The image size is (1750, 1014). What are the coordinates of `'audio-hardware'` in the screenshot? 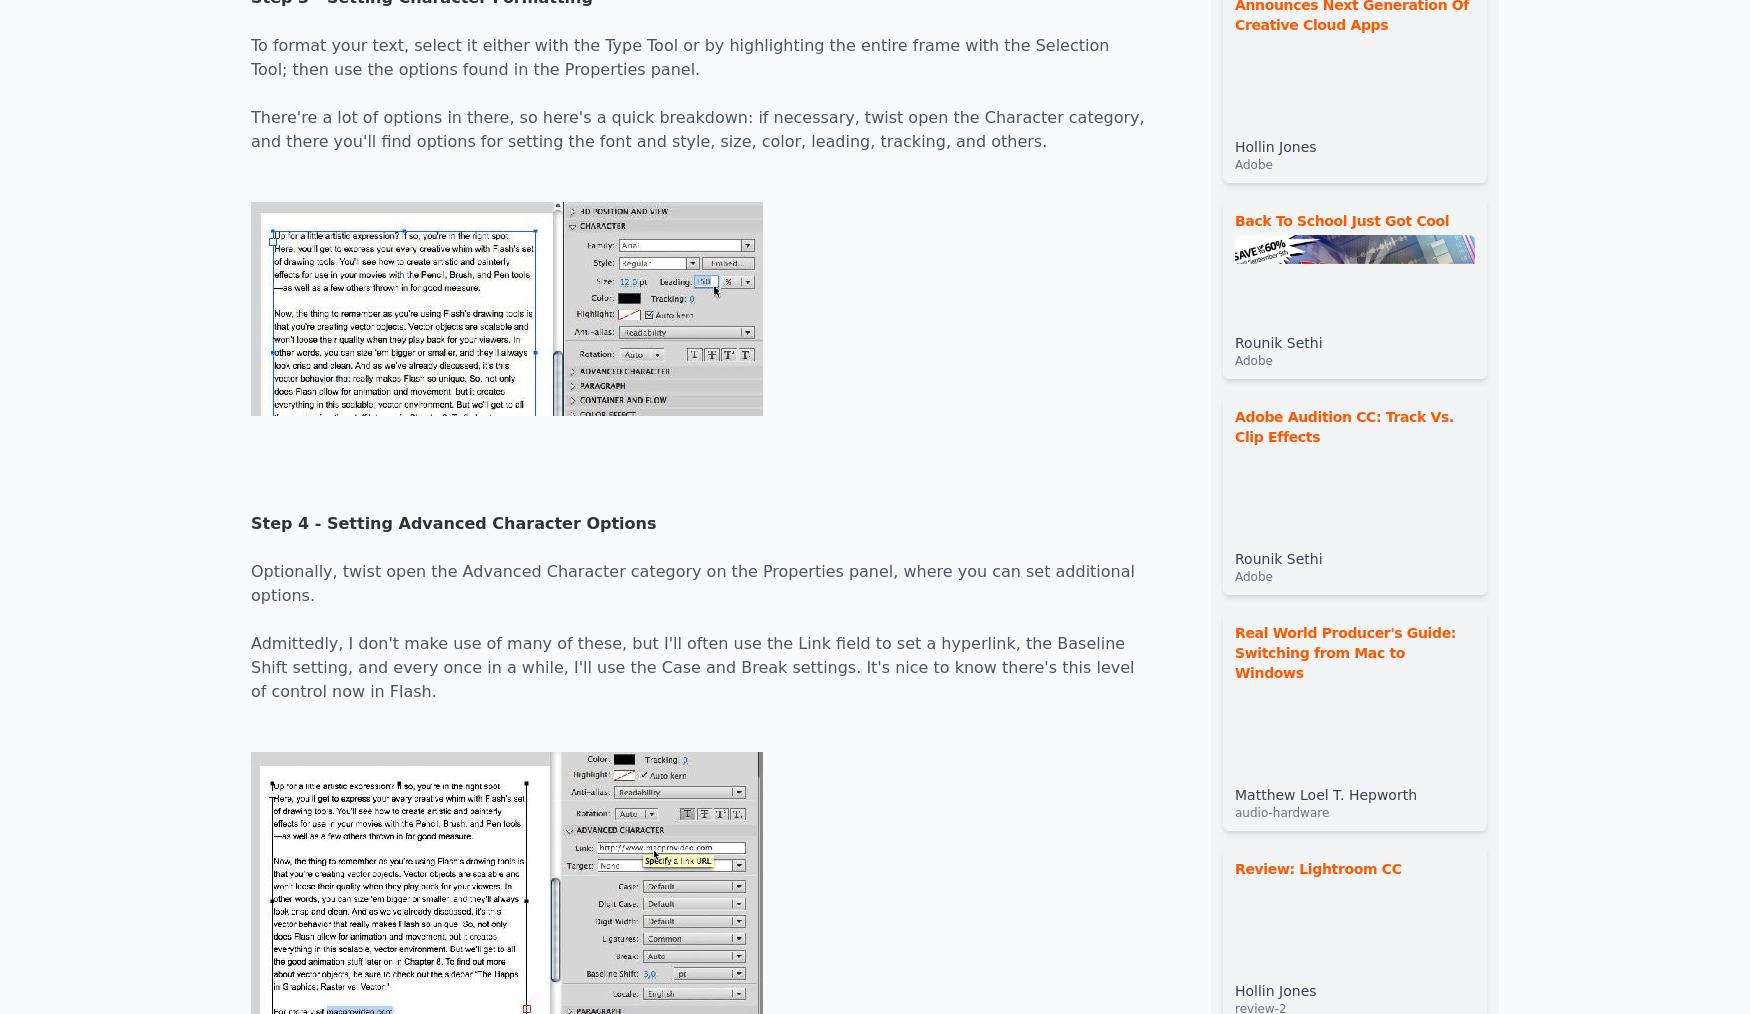 It's located at (1234, 813).